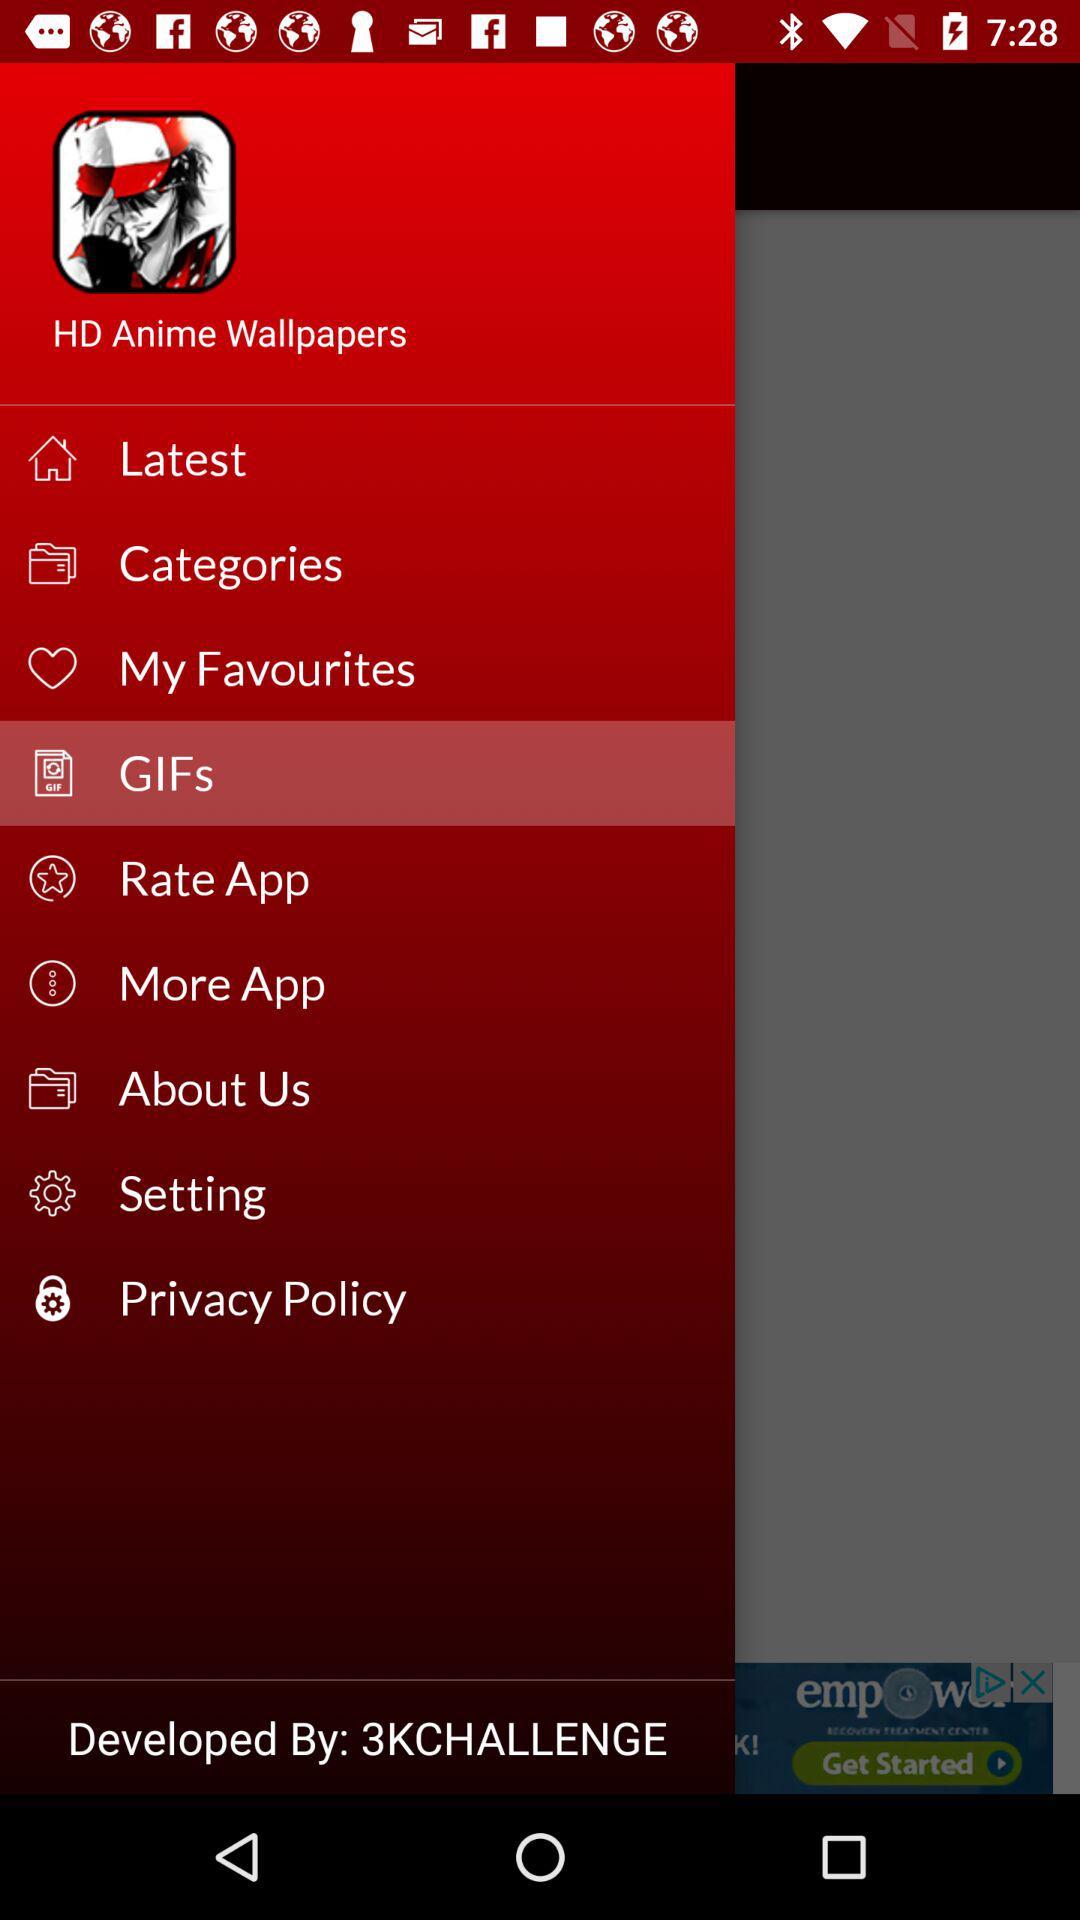 The image size is (1080, 1920). I want to click on more app icon, so click(412, 983).